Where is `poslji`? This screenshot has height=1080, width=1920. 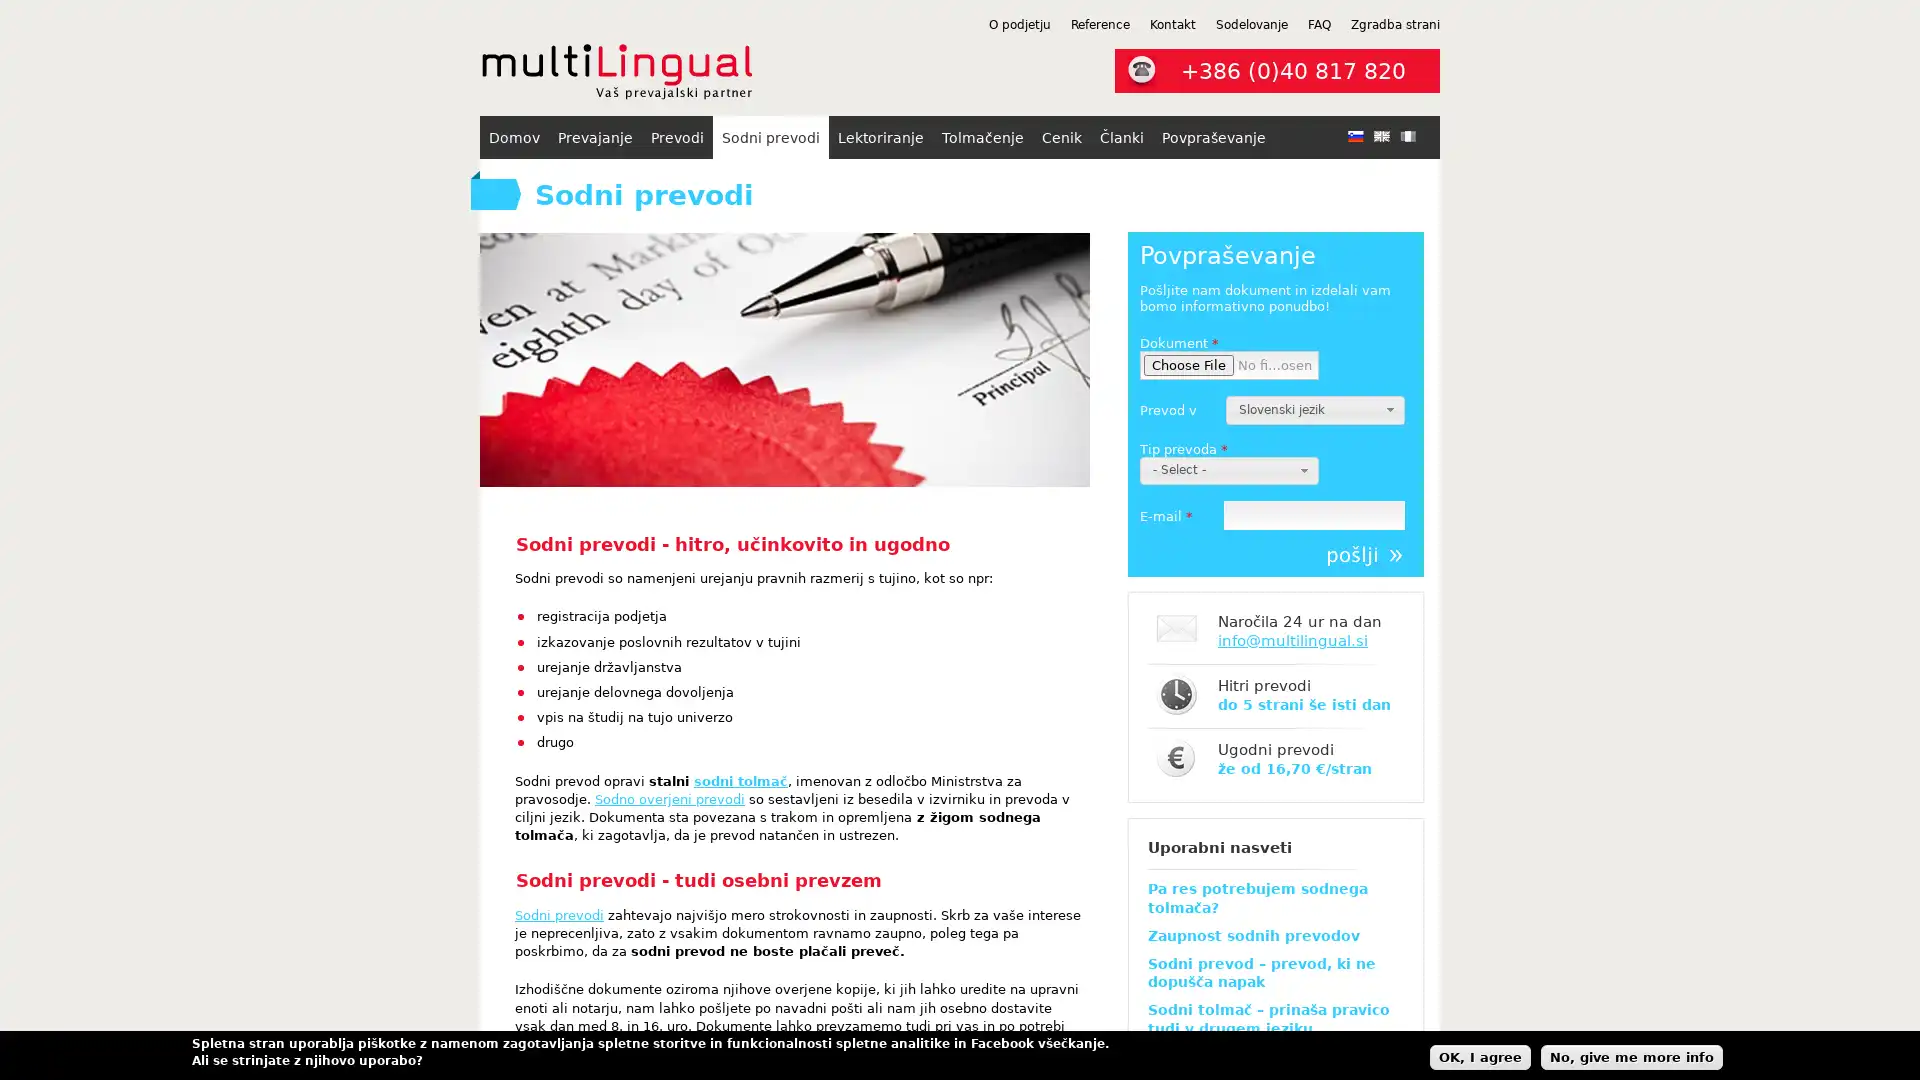 poslji is located at coordinates (1363, 555).